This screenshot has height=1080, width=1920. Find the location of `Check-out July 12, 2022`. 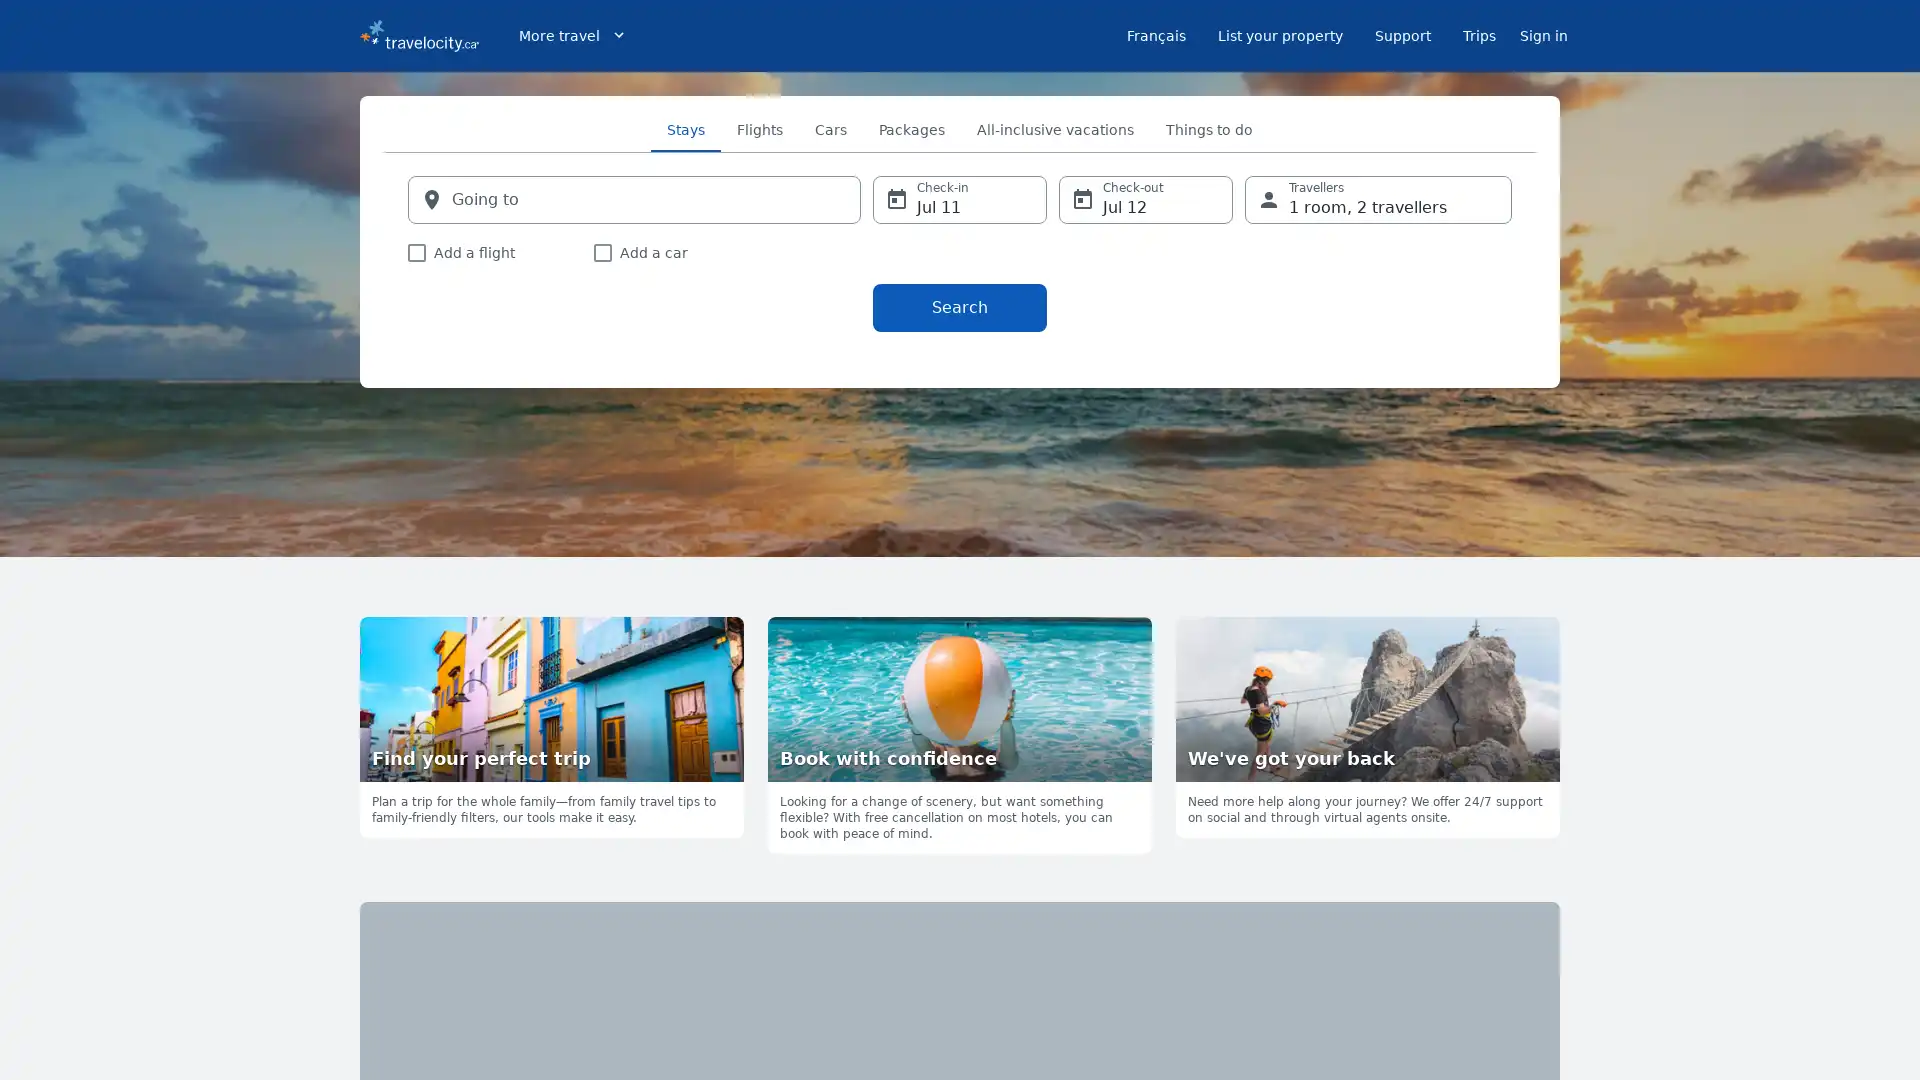

Check-out July 12, 2022 is located at coordinates (1146, 200).